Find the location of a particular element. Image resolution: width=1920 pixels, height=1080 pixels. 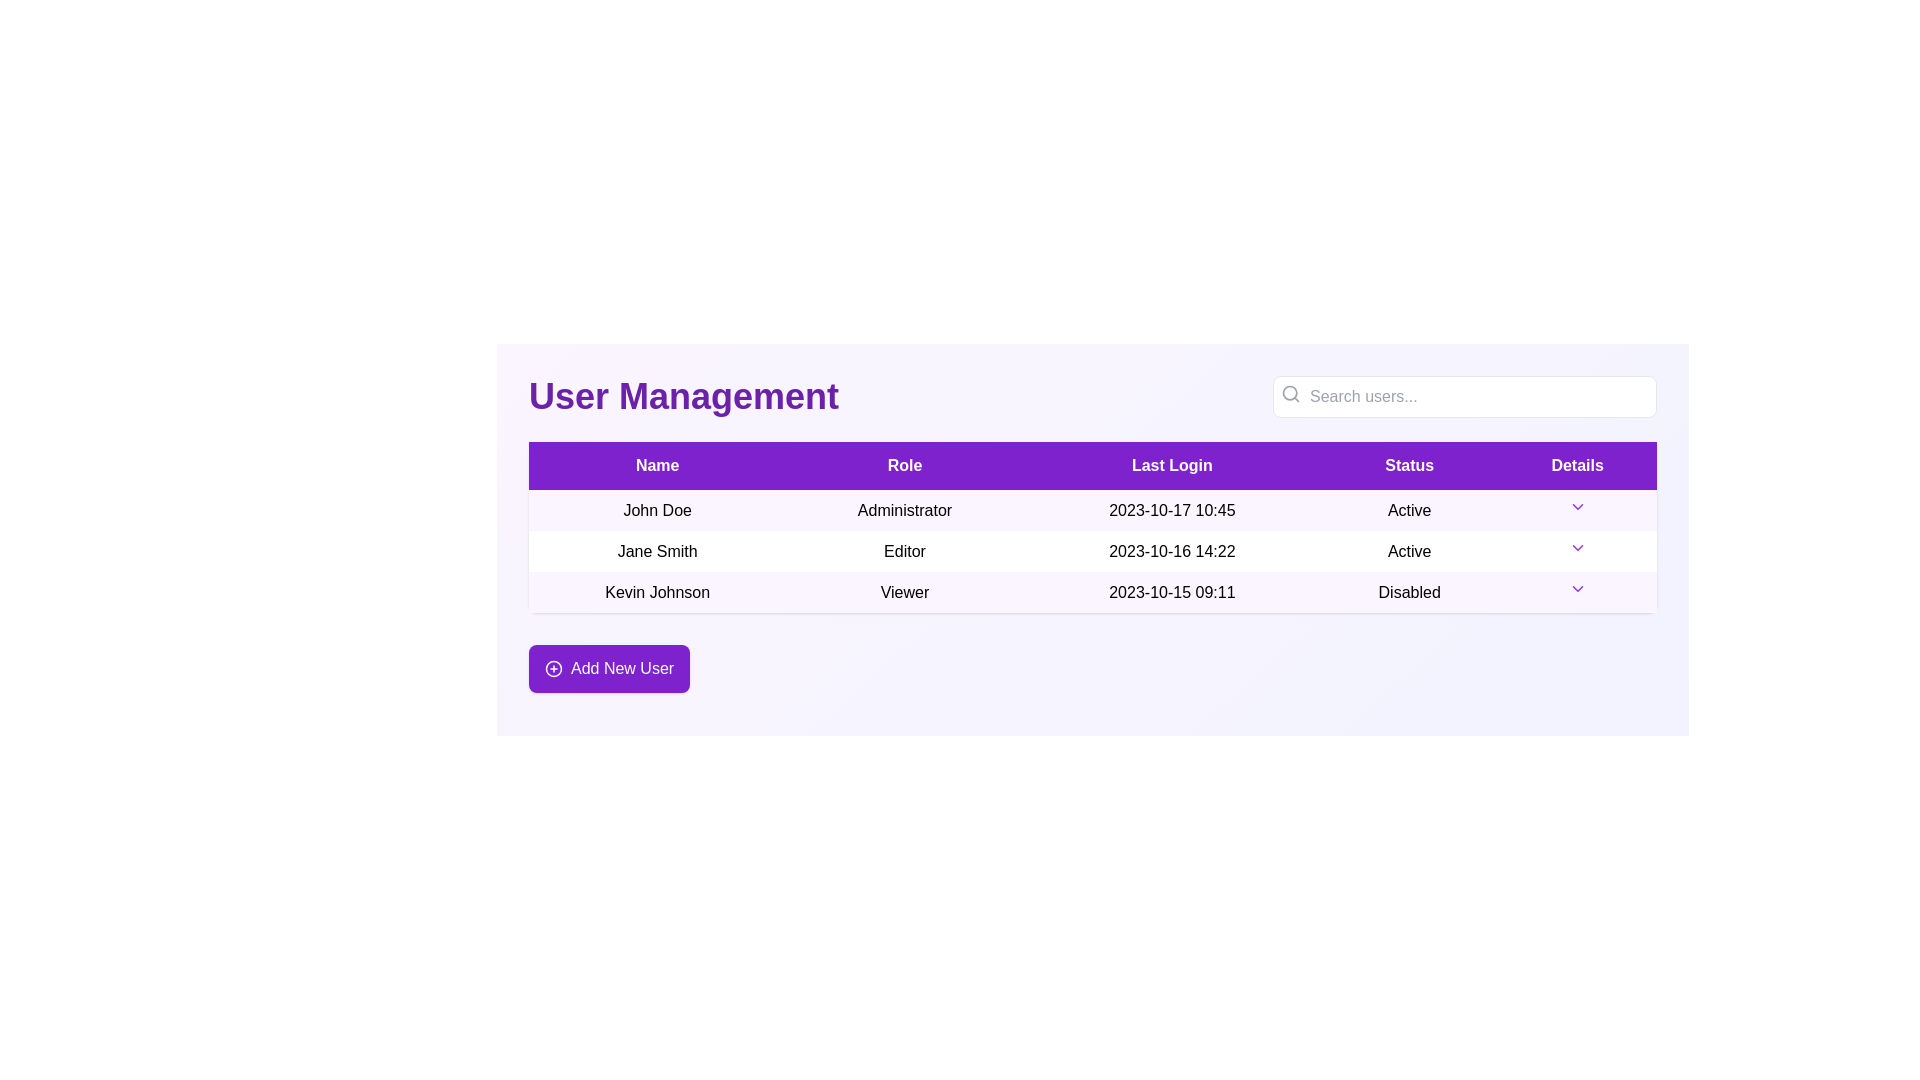

the text label displaying '2023-10-16 14:22' located in the 'Last Login' column of the 'Jane Smith' row in the table is located at coordinates (1172, 551).